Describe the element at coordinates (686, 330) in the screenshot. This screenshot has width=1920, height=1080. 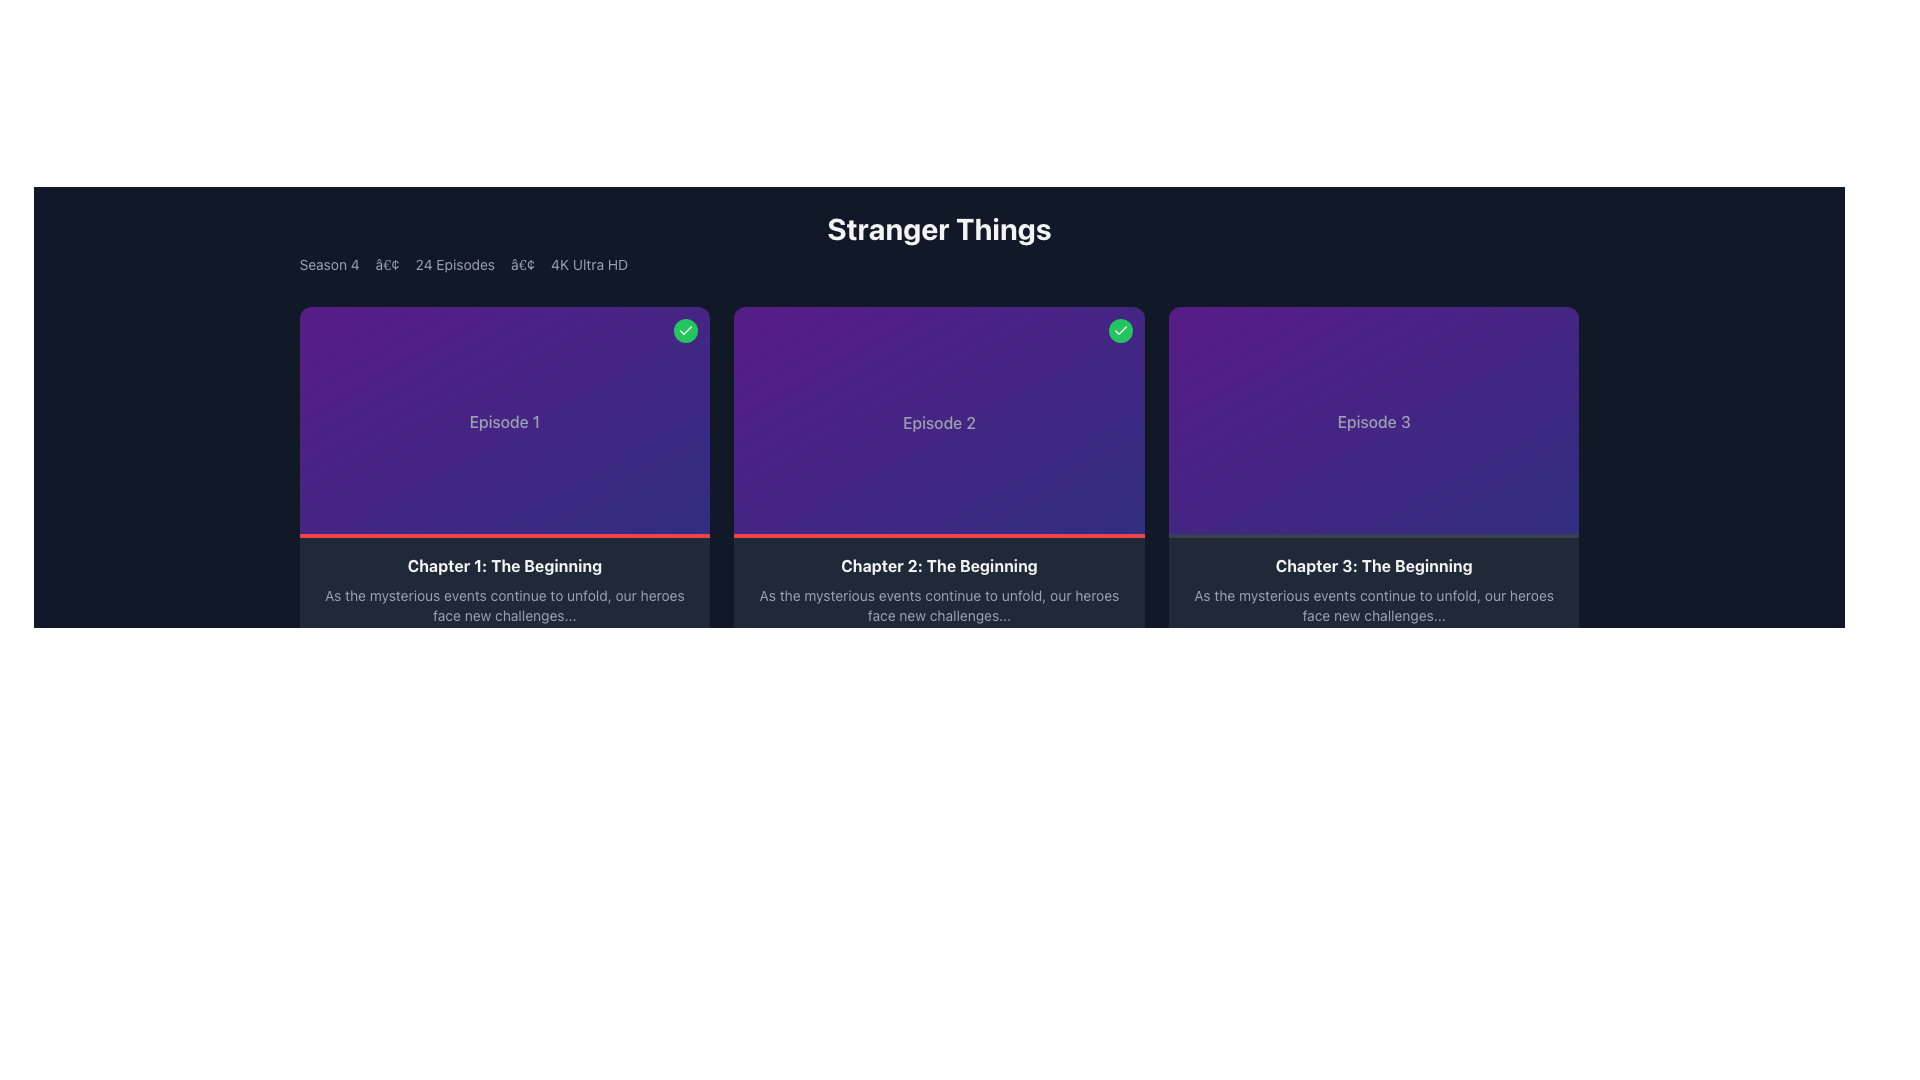
I see `the circular green icon with a checkmark inside it, located in the top-right corner of the 'Episode 2' card` at that location.